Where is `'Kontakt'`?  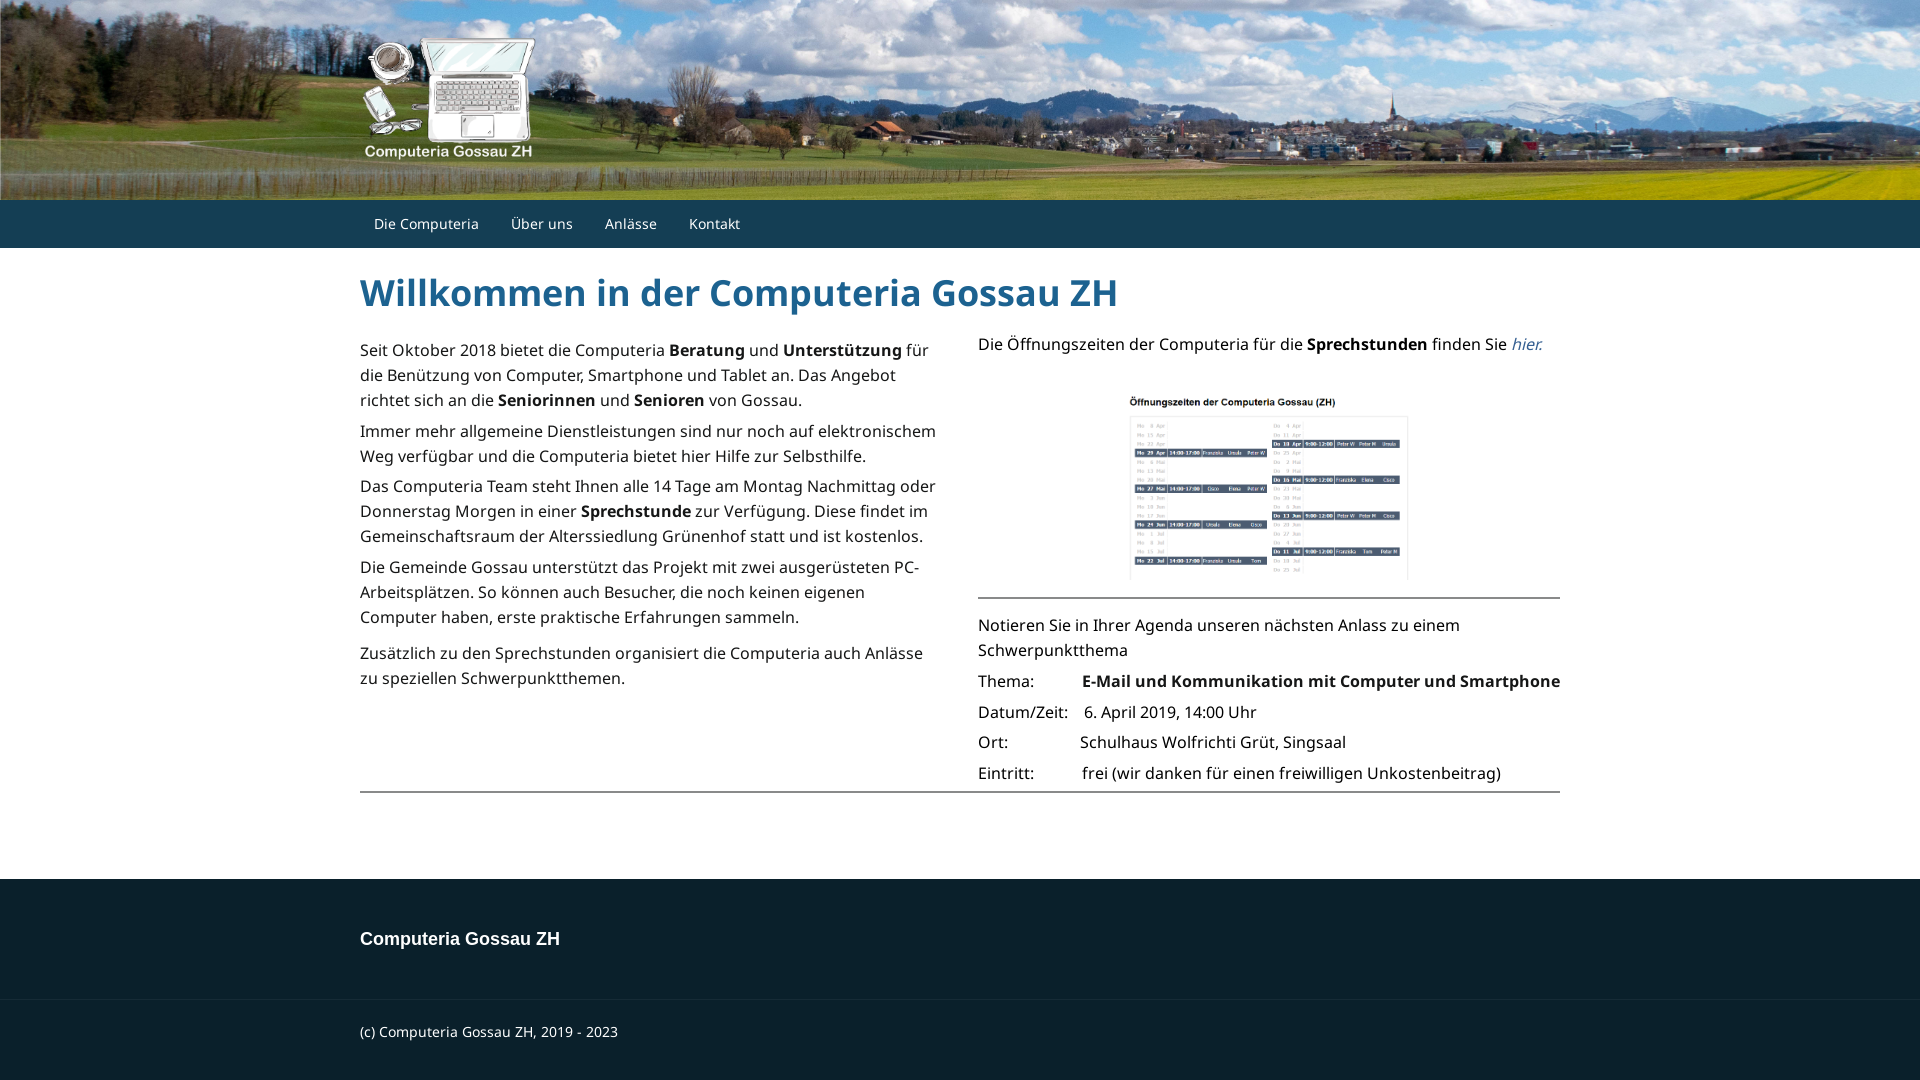 'Kontakt' is located at coordinates (714, 223).